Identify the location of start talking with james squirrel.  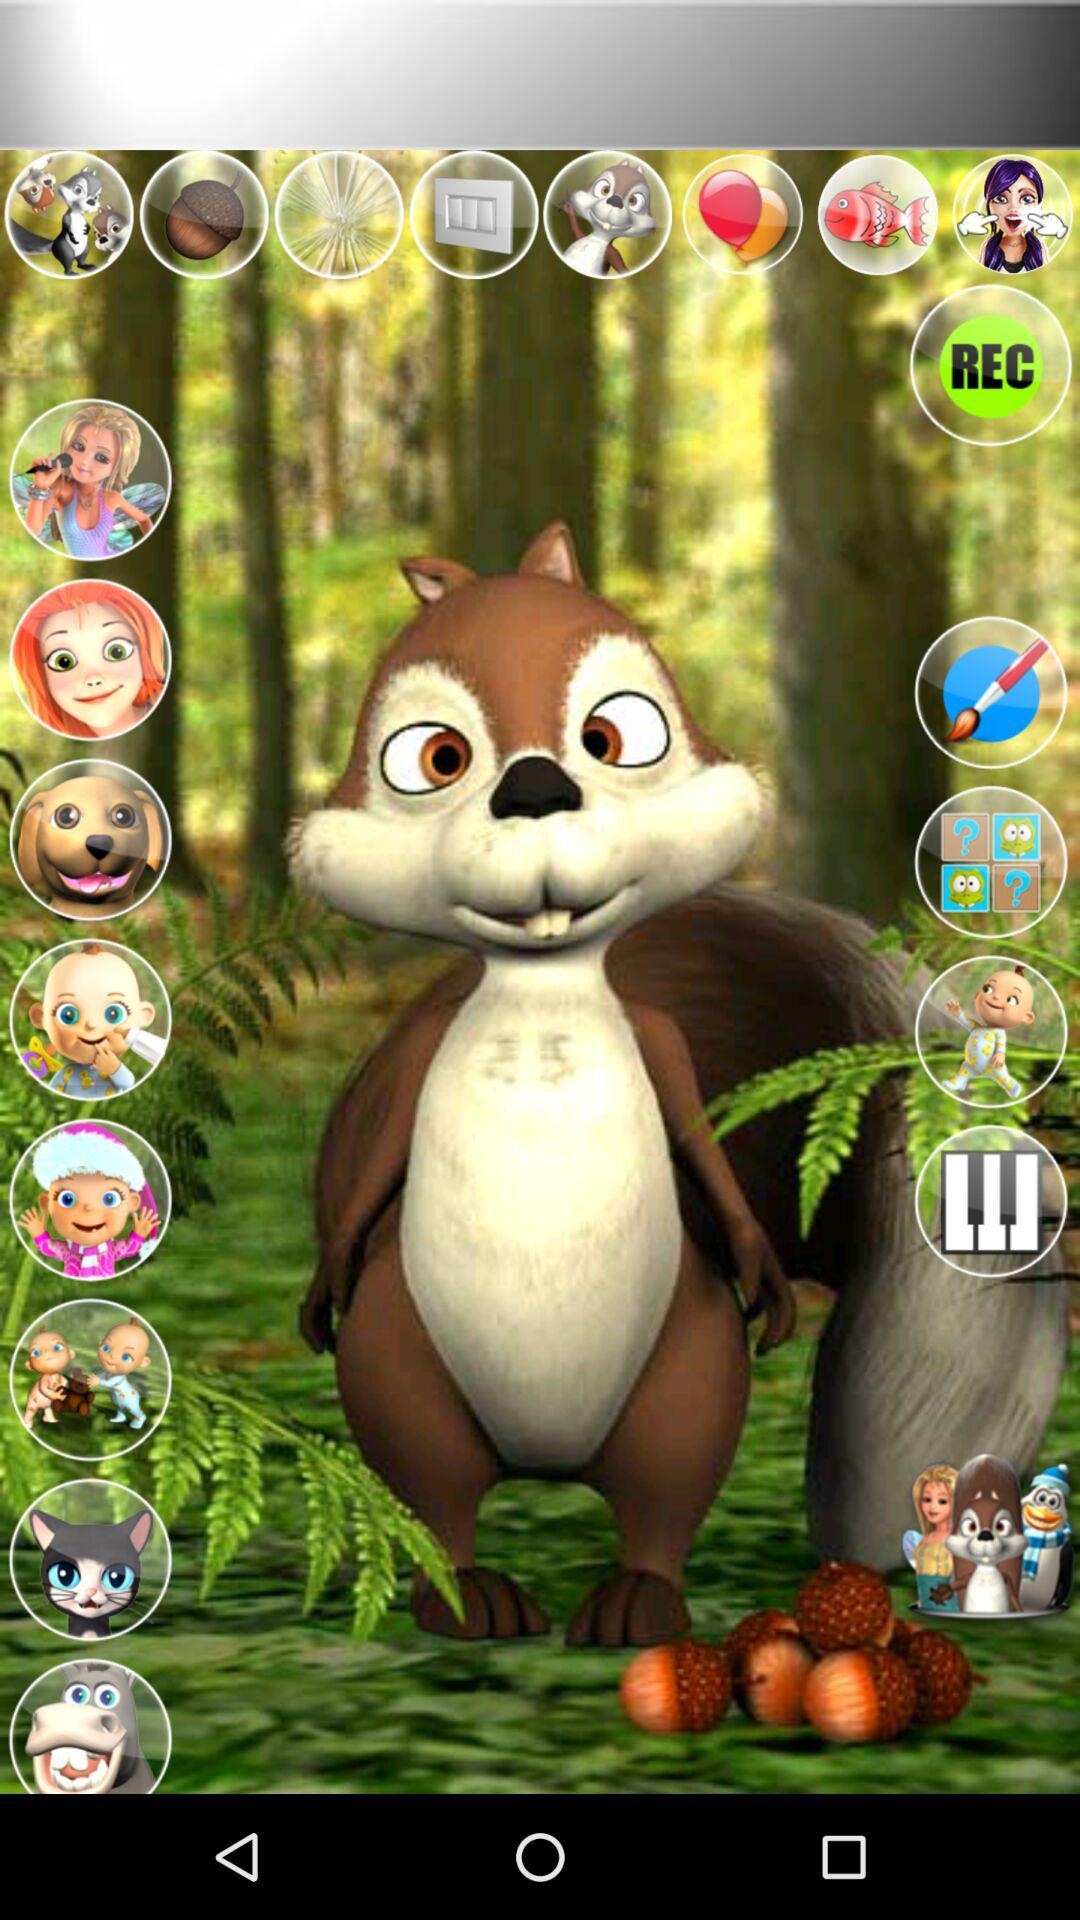
(990, 1539).